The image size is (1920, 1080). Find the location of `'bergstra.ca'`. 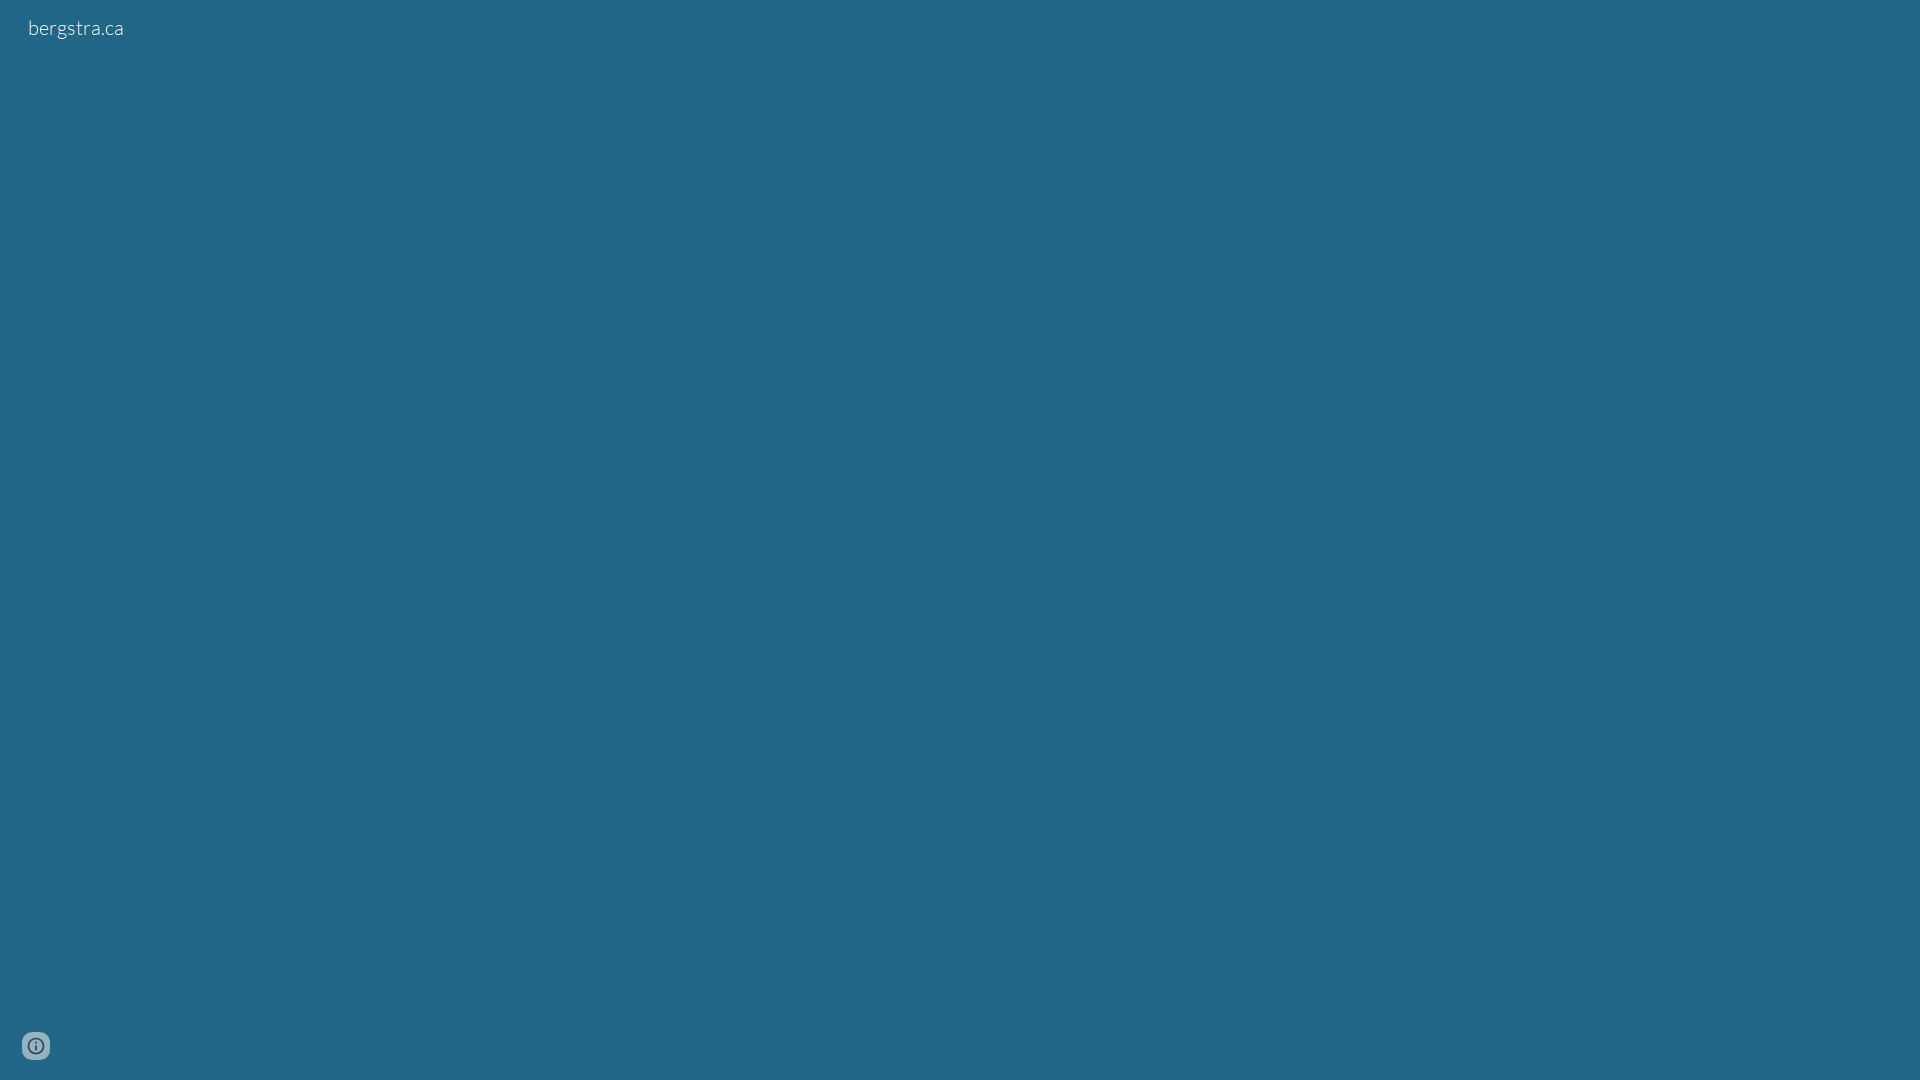

'bergstra.ca' is located at coordinates (76, 25).